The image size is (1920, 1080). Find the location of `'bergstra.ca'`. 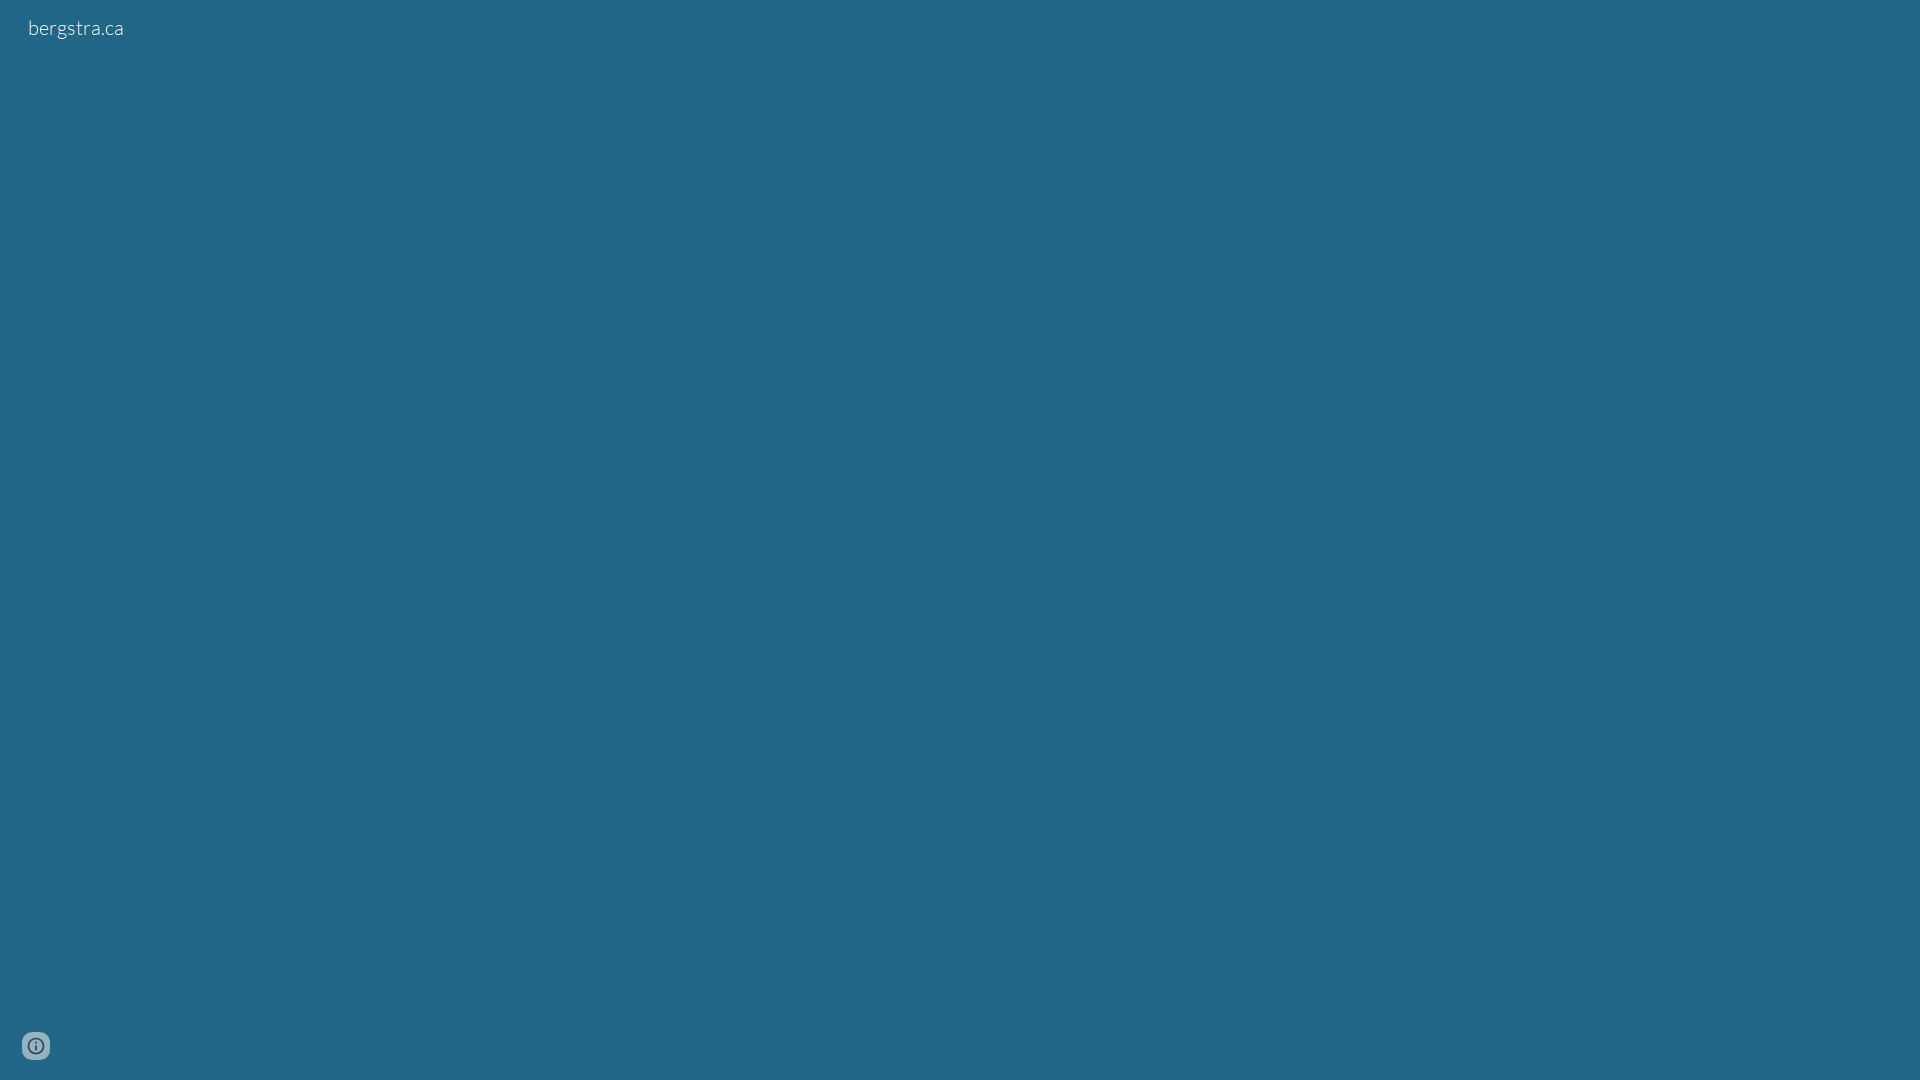

'bergstra.ca' is located at coordinates (76, 25).